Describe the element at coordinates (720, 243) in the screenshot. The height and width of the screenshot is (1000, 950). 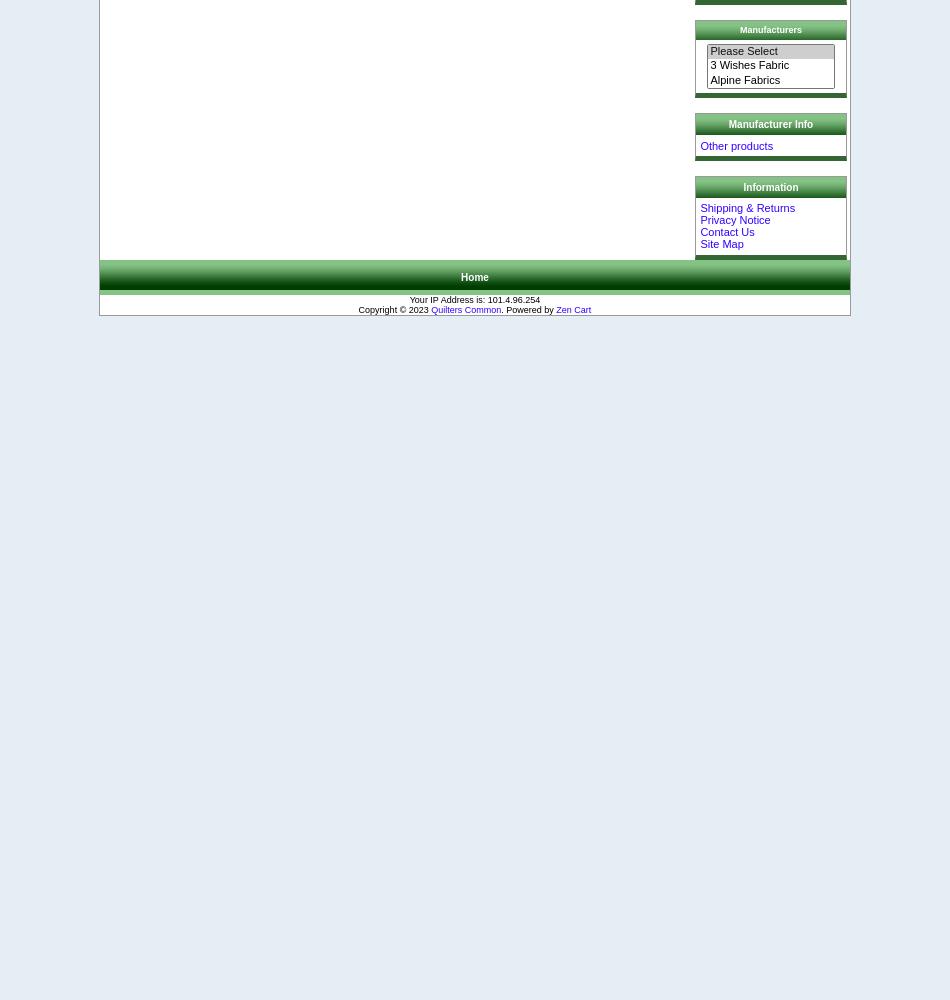
I see `'Site Map'` at that location.